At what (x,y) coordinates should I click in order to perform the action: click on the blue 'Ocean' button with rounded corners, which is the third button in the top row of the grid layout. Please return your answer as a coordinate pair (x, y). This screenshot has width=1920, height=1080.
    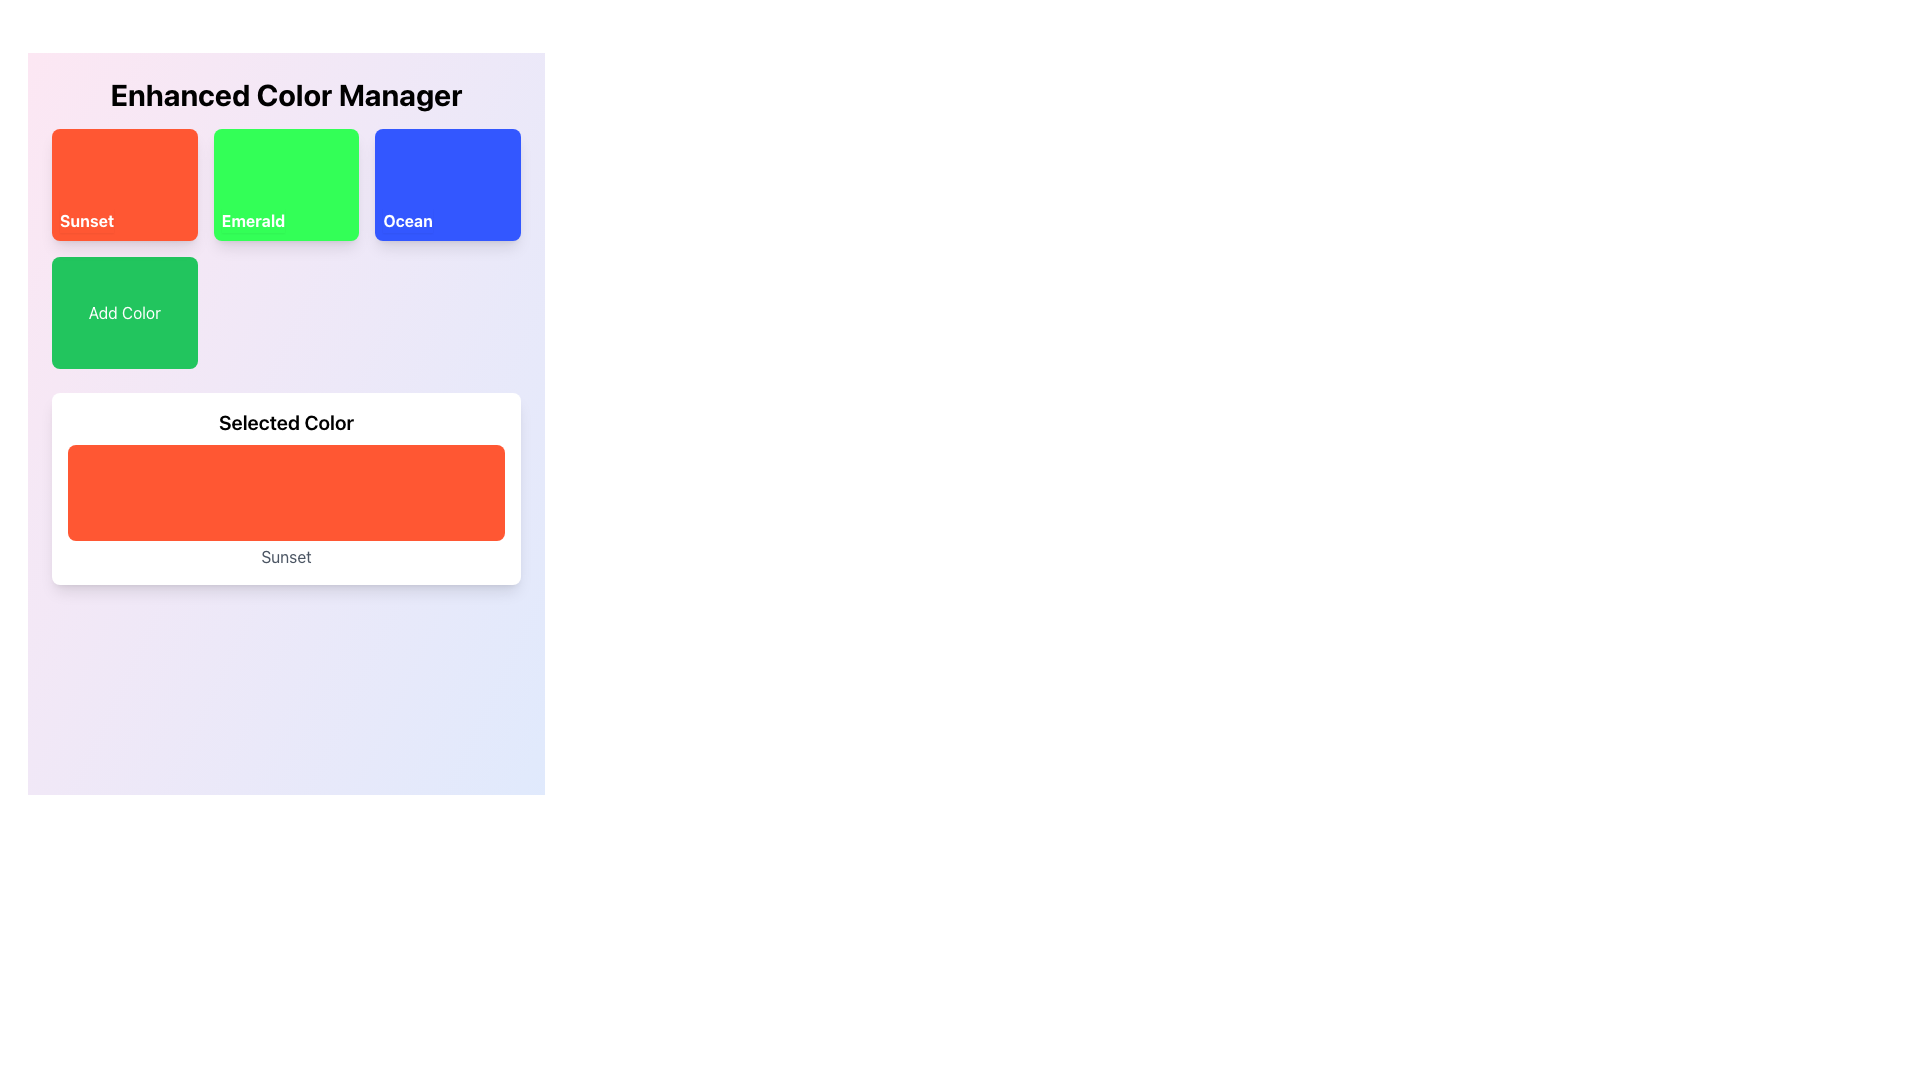
    Looking at the image, I should click on (447, 185).